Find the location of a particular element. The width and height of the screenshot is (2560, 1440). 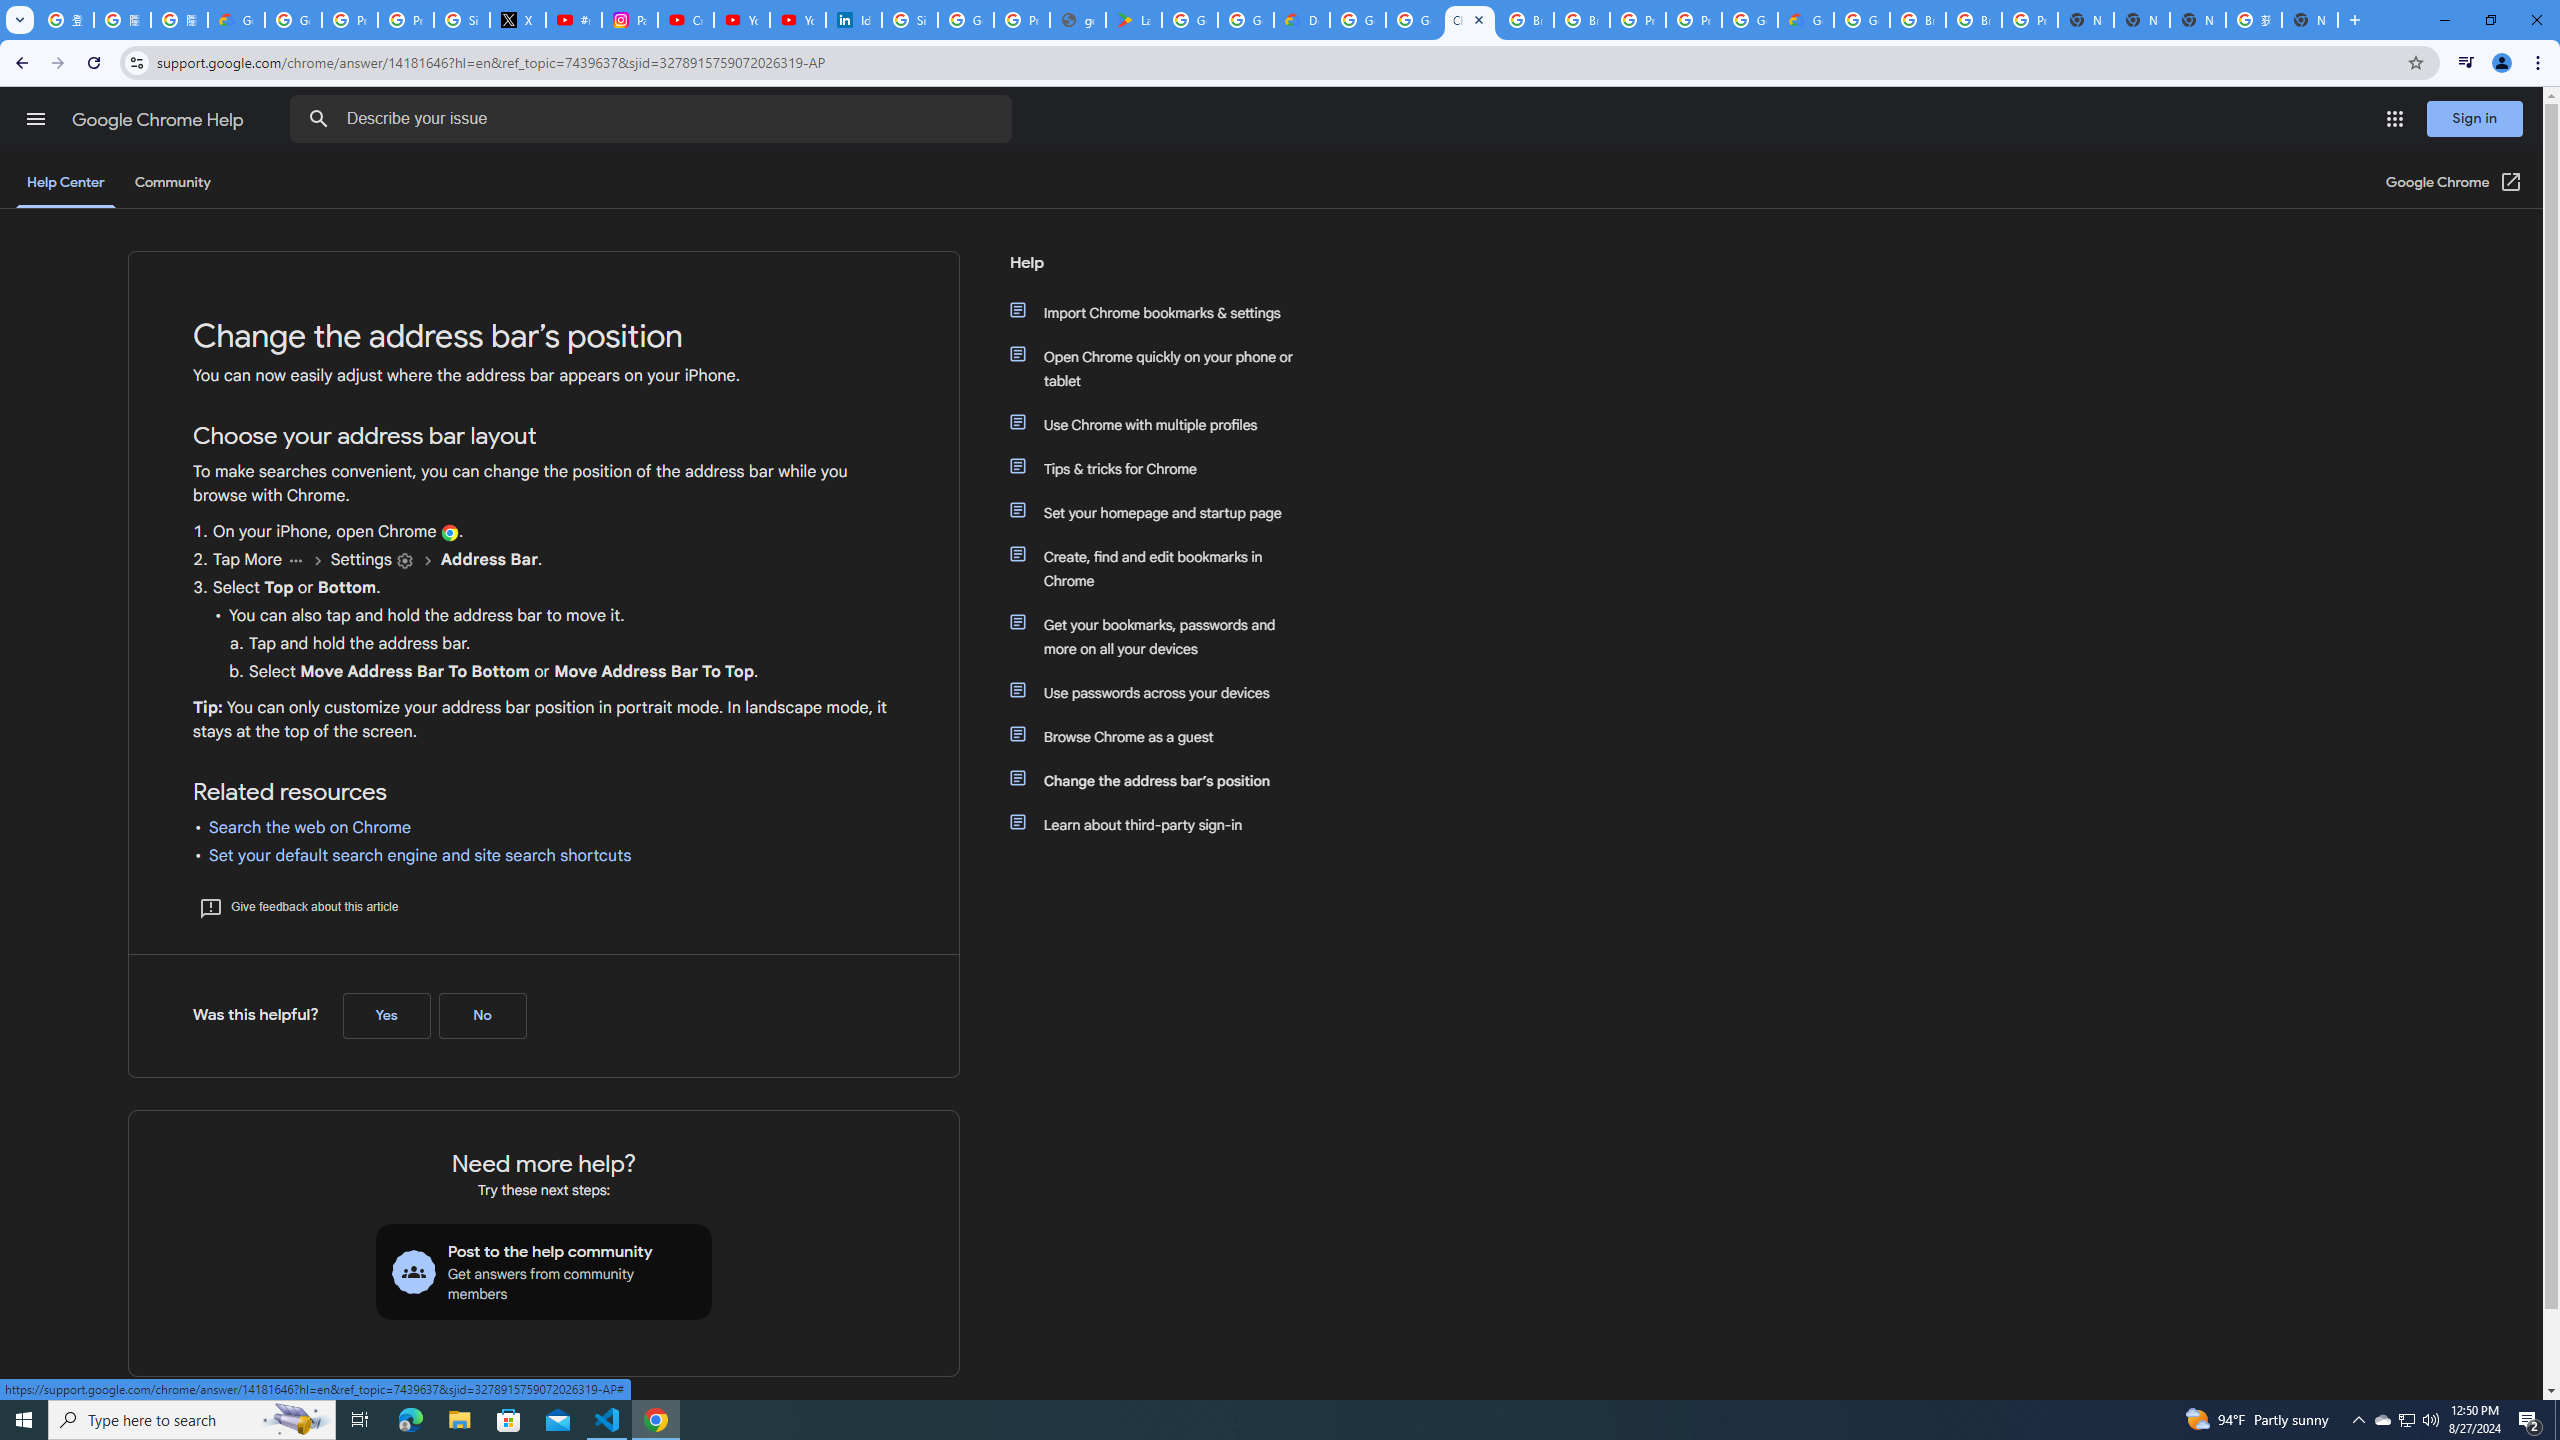

'Describe your issue' is located at coordinates (653, 118).